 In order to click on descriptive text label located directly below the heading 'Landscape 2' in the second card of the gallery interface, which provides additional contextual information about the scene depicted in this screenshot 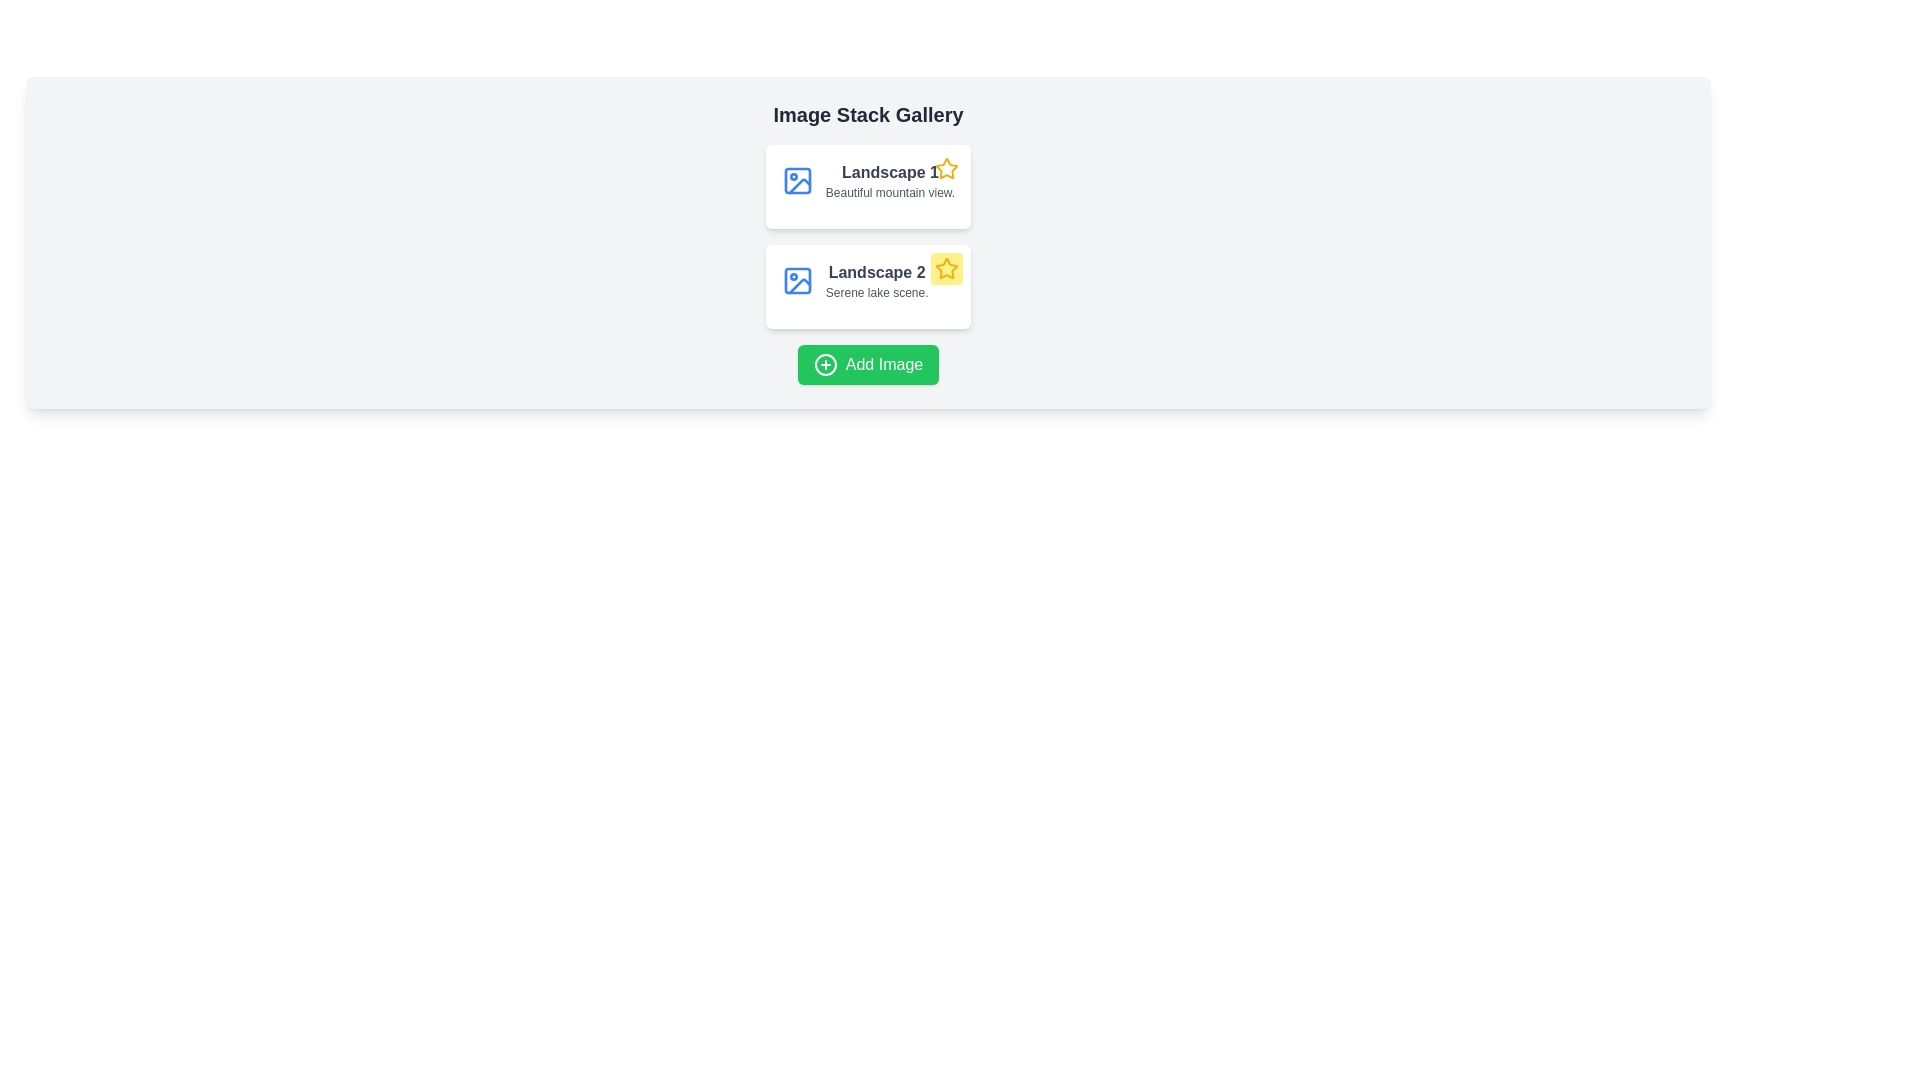, I will do `click(877, 293)`.